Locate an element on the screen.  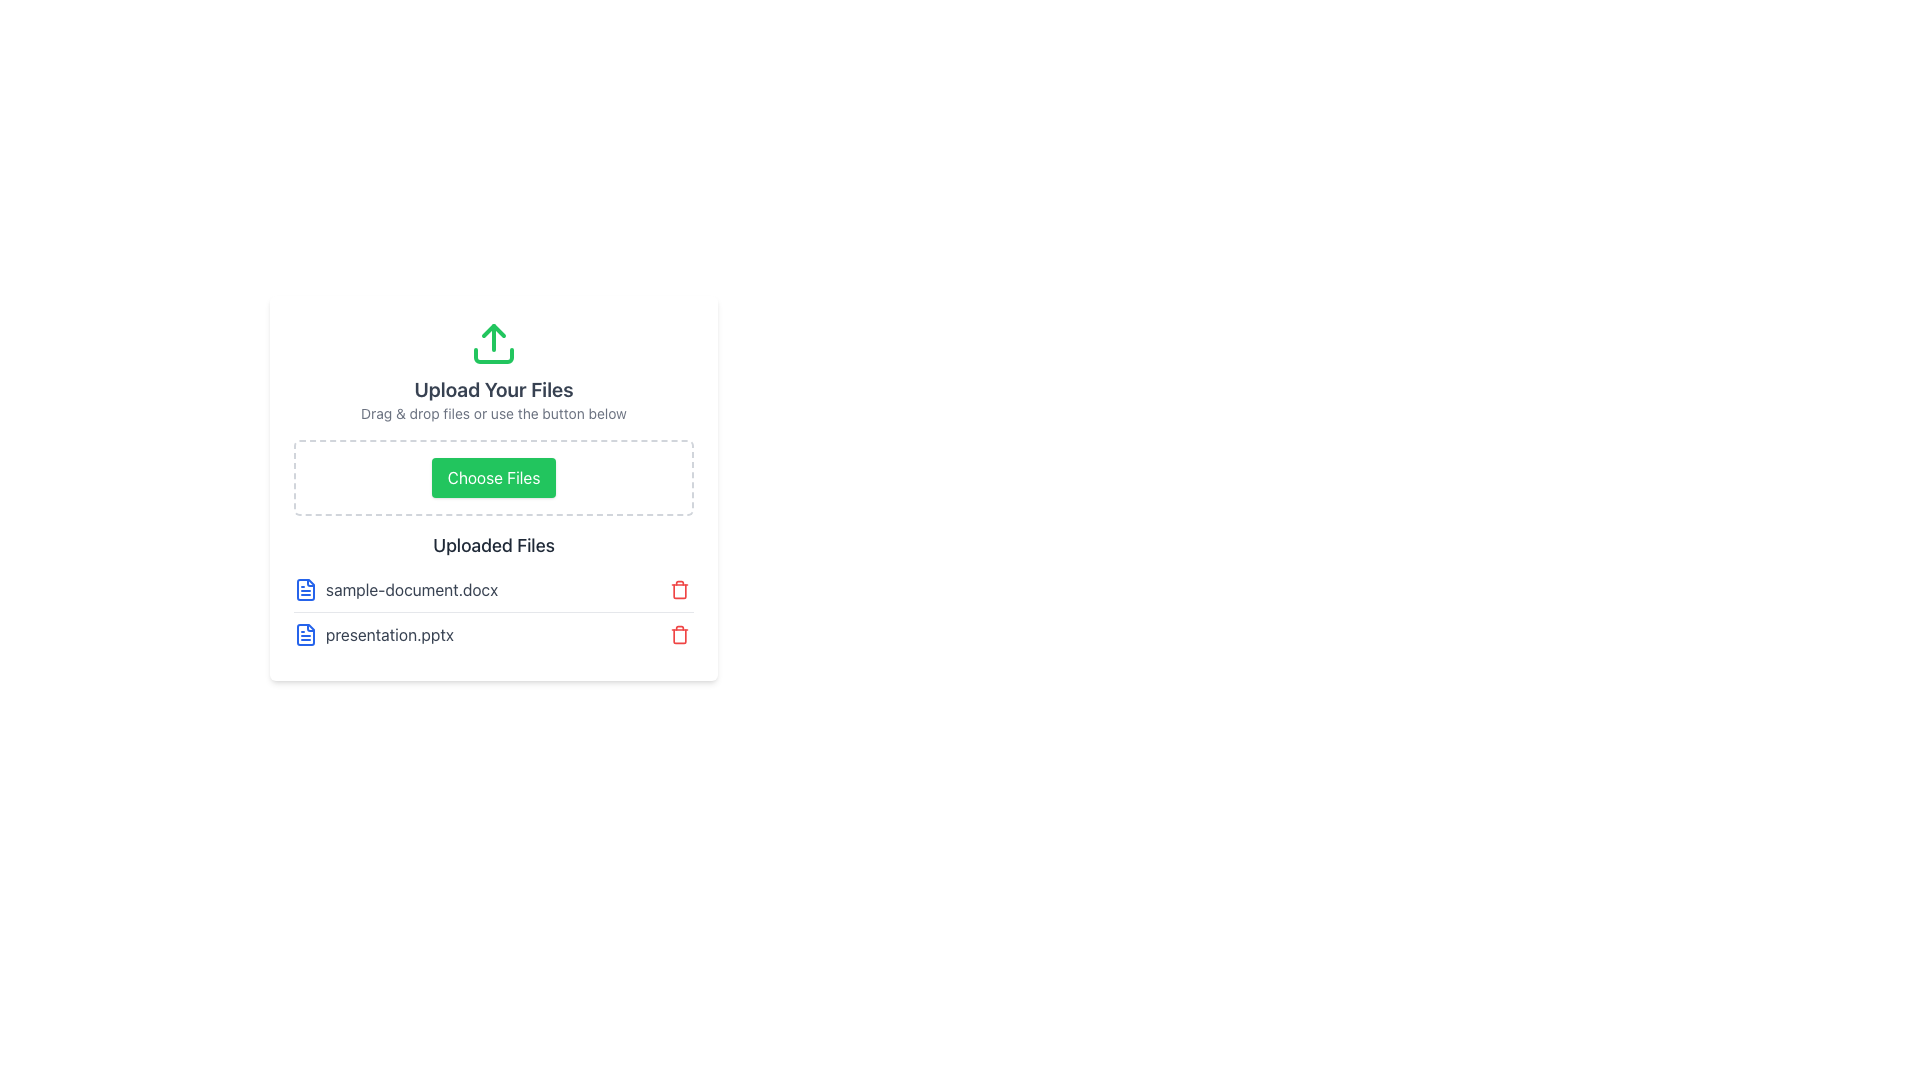
the informational header that features a prominent green upload icon and the text 'Upload Your Files' along with 'Drag & drop files or use the button below' is located at coordinates (494, 371).